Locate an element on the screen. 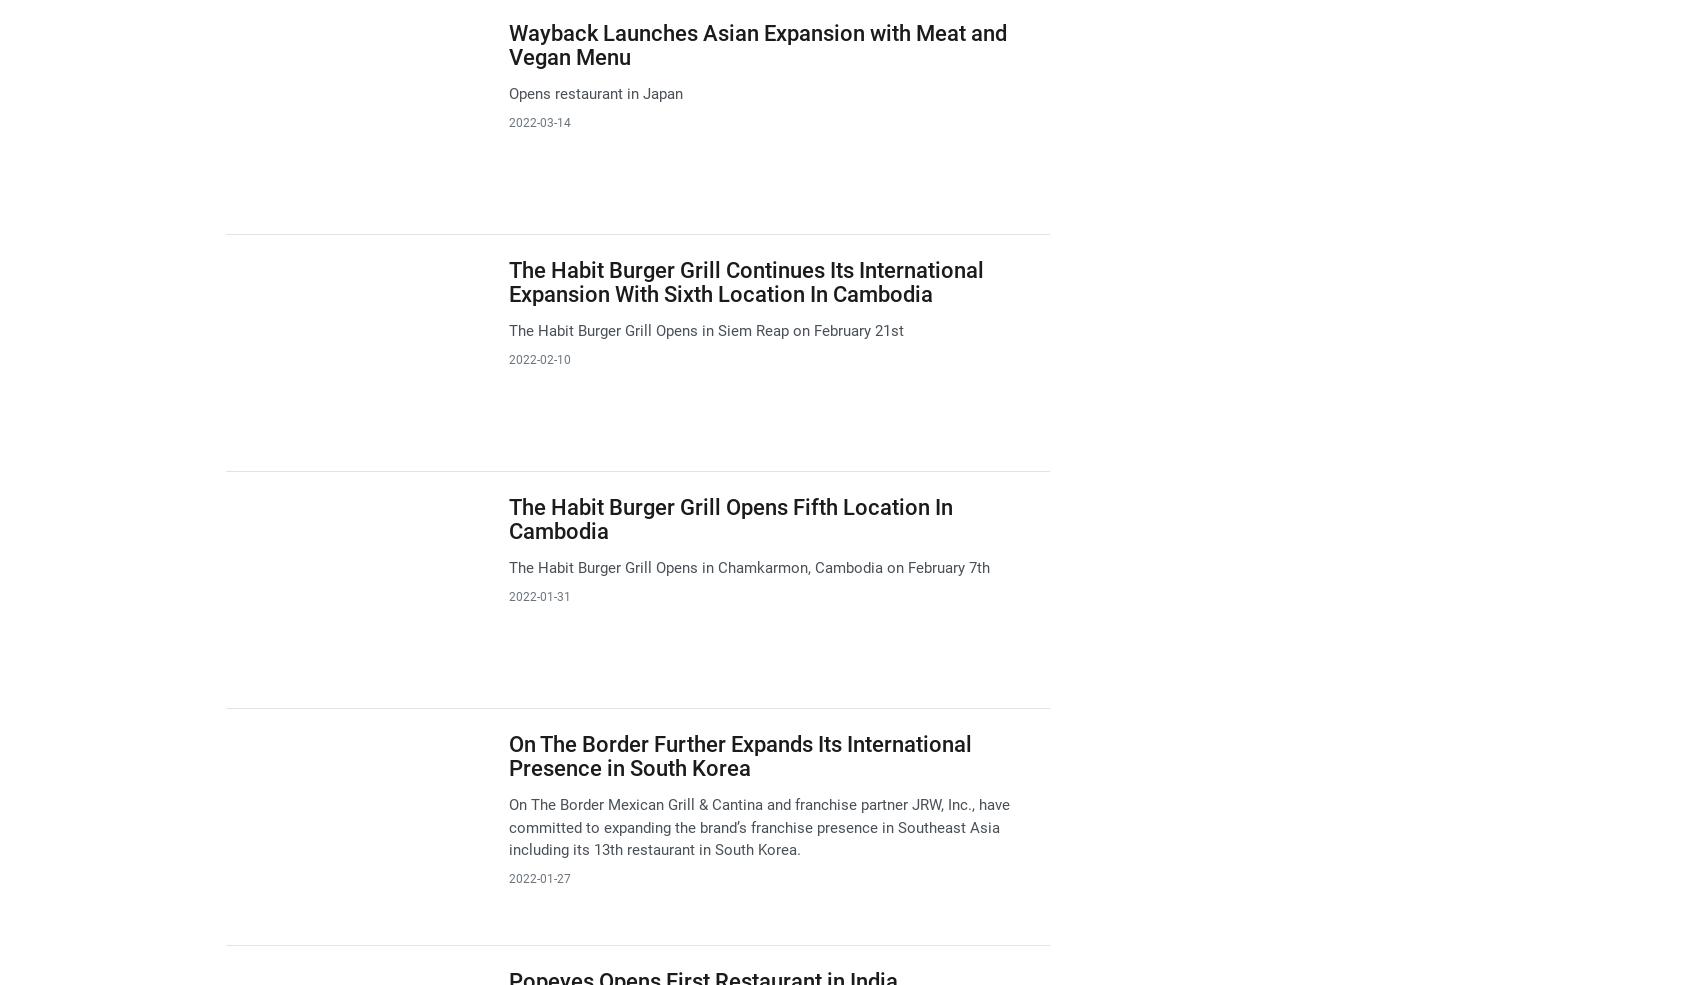 This screenshot has height=985, width=1700. '2022-01-31' is located at coordinates (538, 595).